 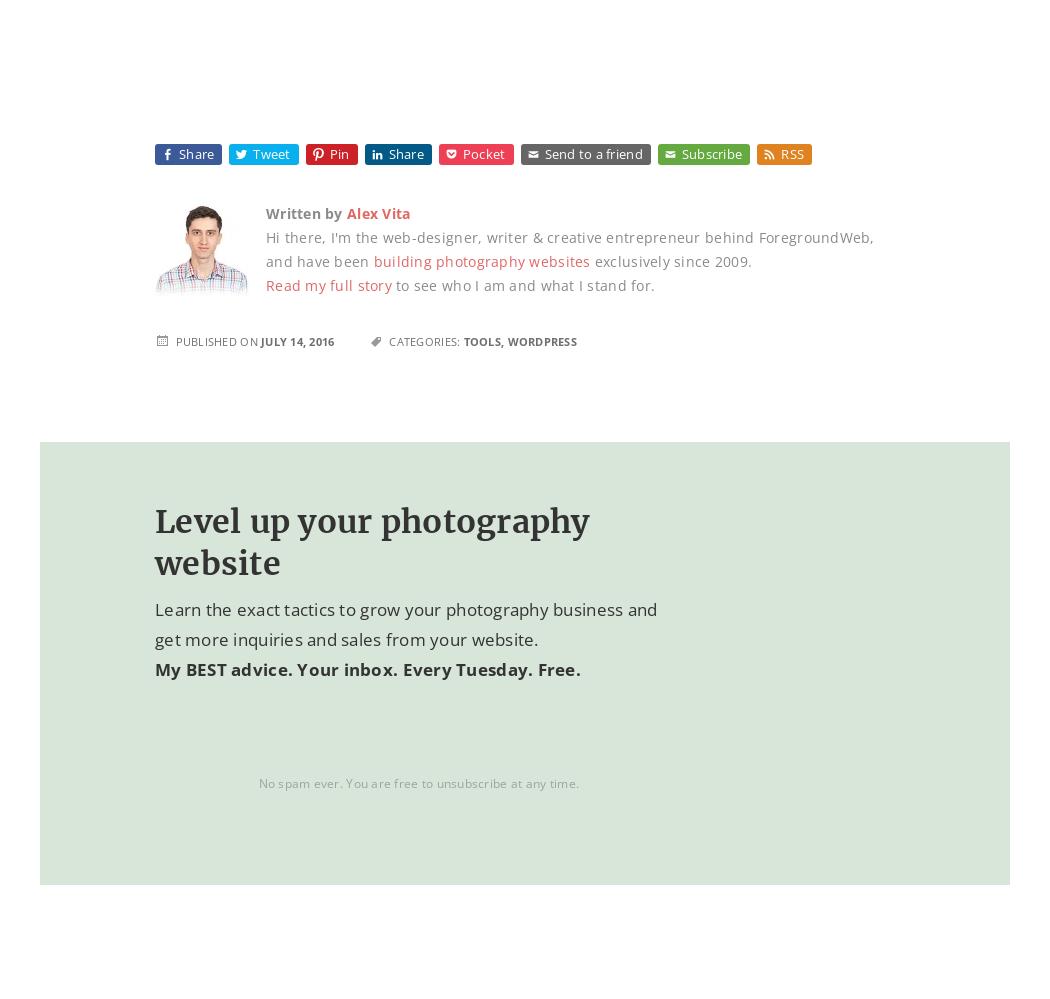 I want to click on 'exclusively since 2009.', so click(x=669, y=260).